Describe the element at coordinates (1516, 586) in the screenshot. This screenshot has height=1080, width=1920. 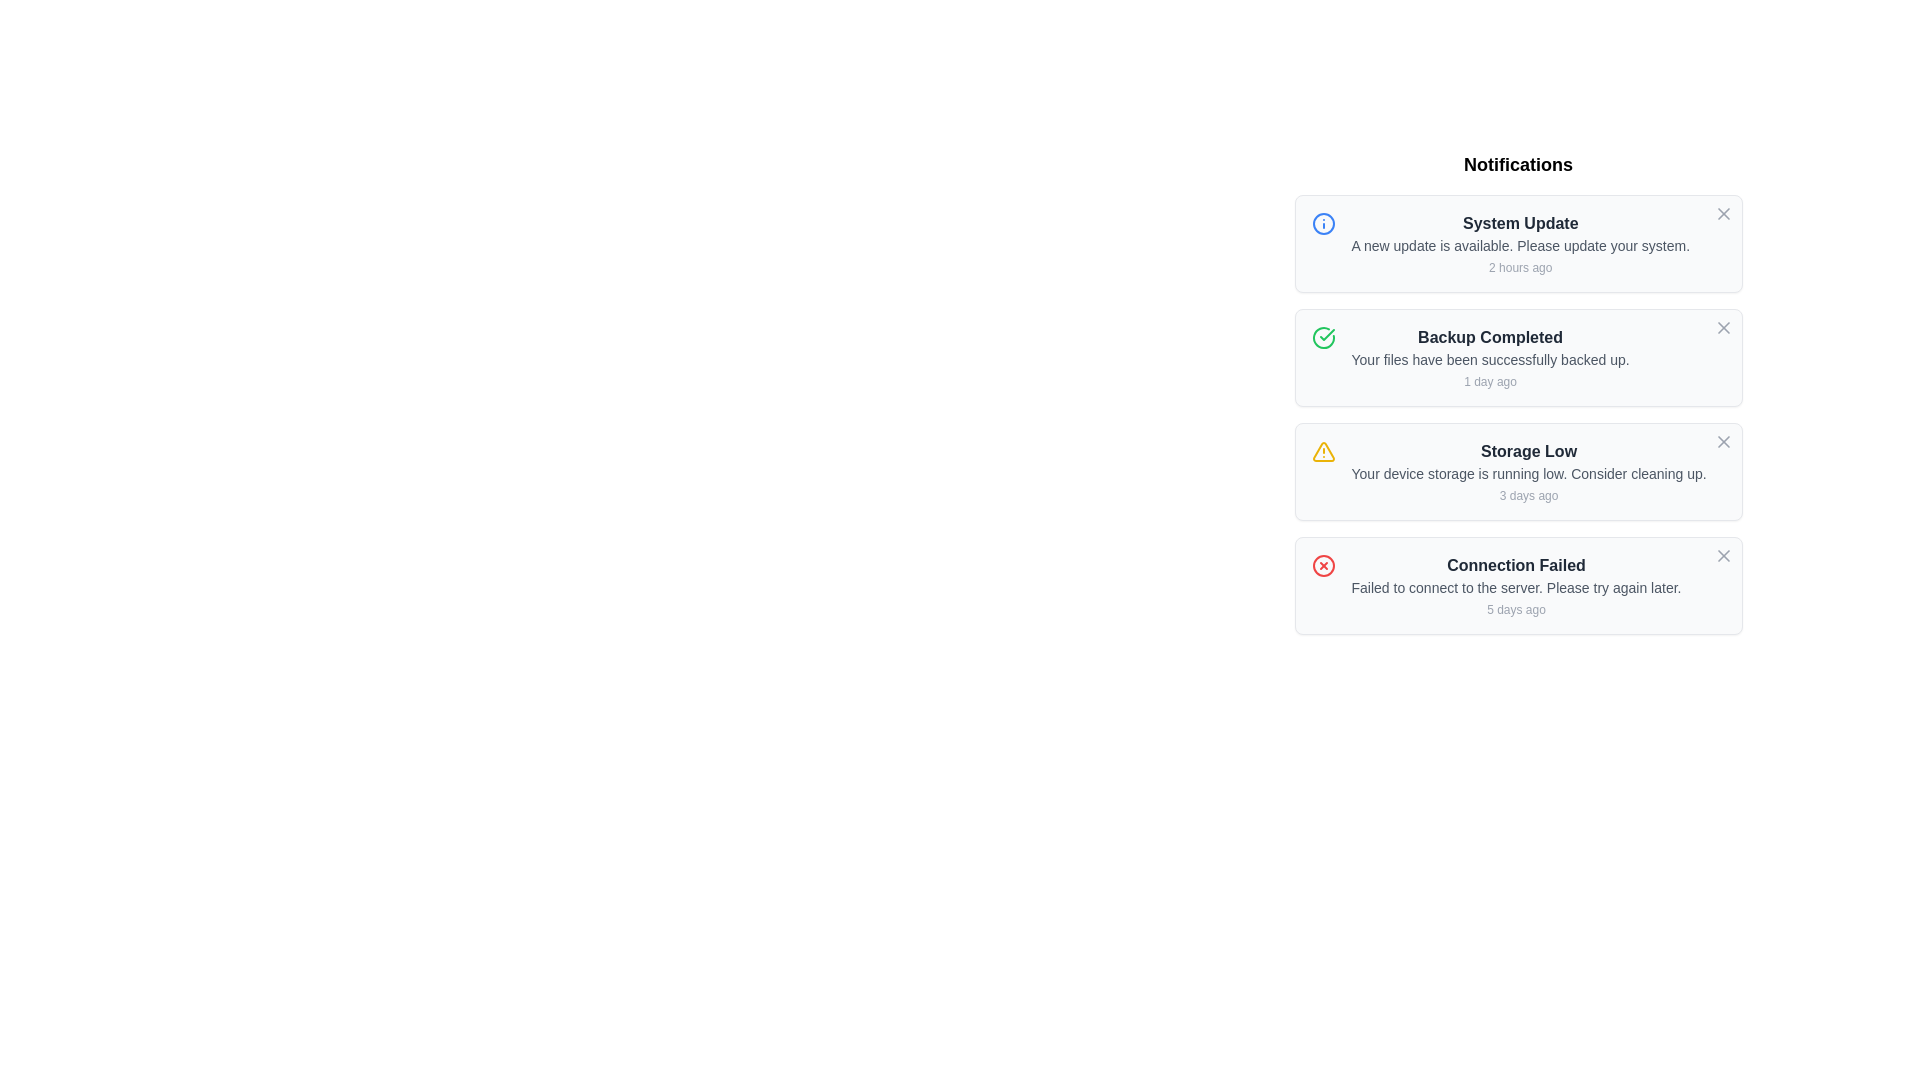
I see `notification message stating 'Failed to connect to the server. Please try again later.' which is the second line in the fourth notification item` at that location.